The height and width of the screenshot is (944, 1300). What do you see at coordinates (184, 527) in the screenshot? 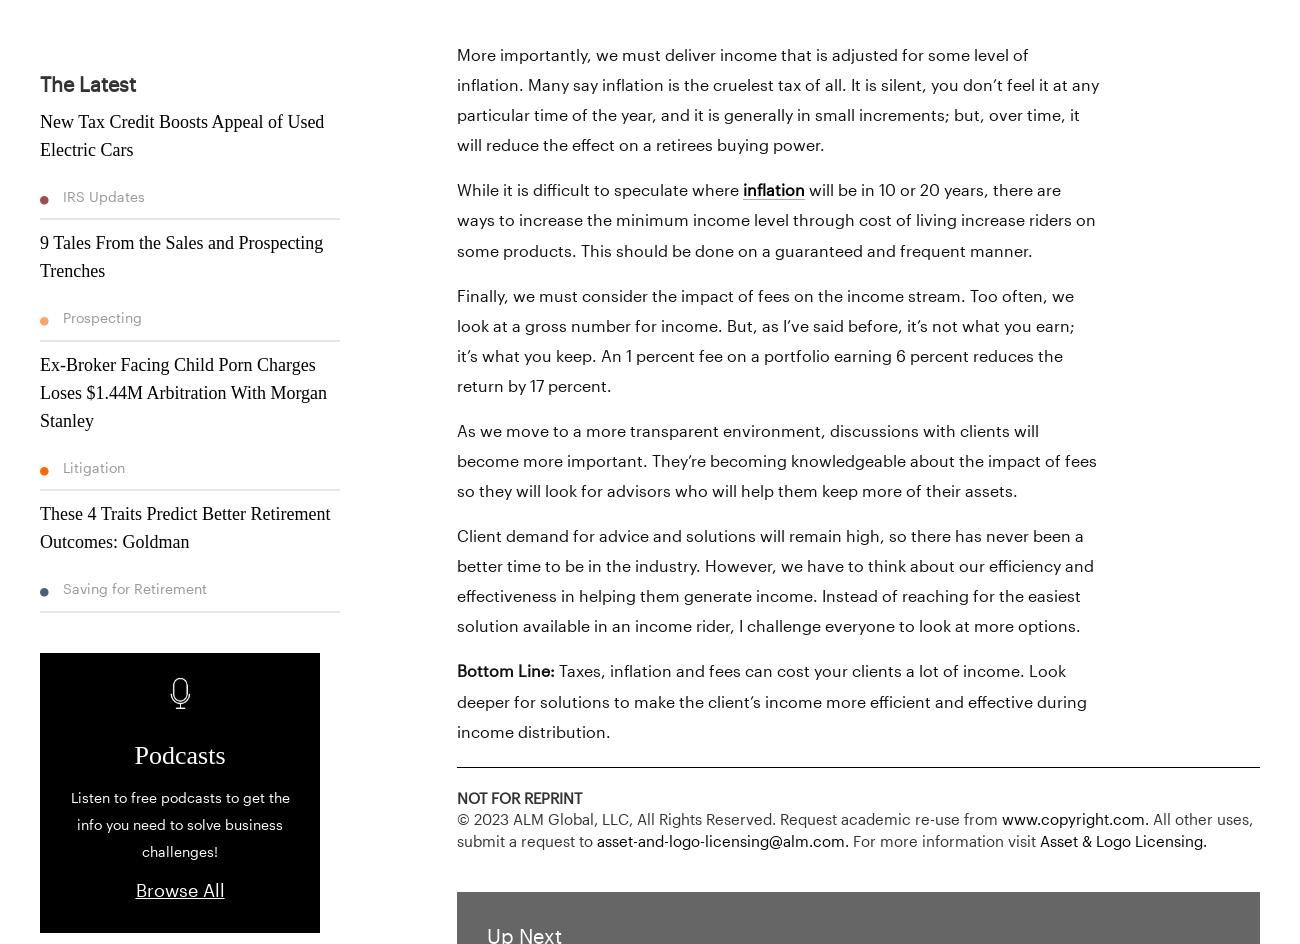
I see `'These 4 Traits Predict Better Retirement Outcomes: Goldman'` at bounding box center [184, 527].